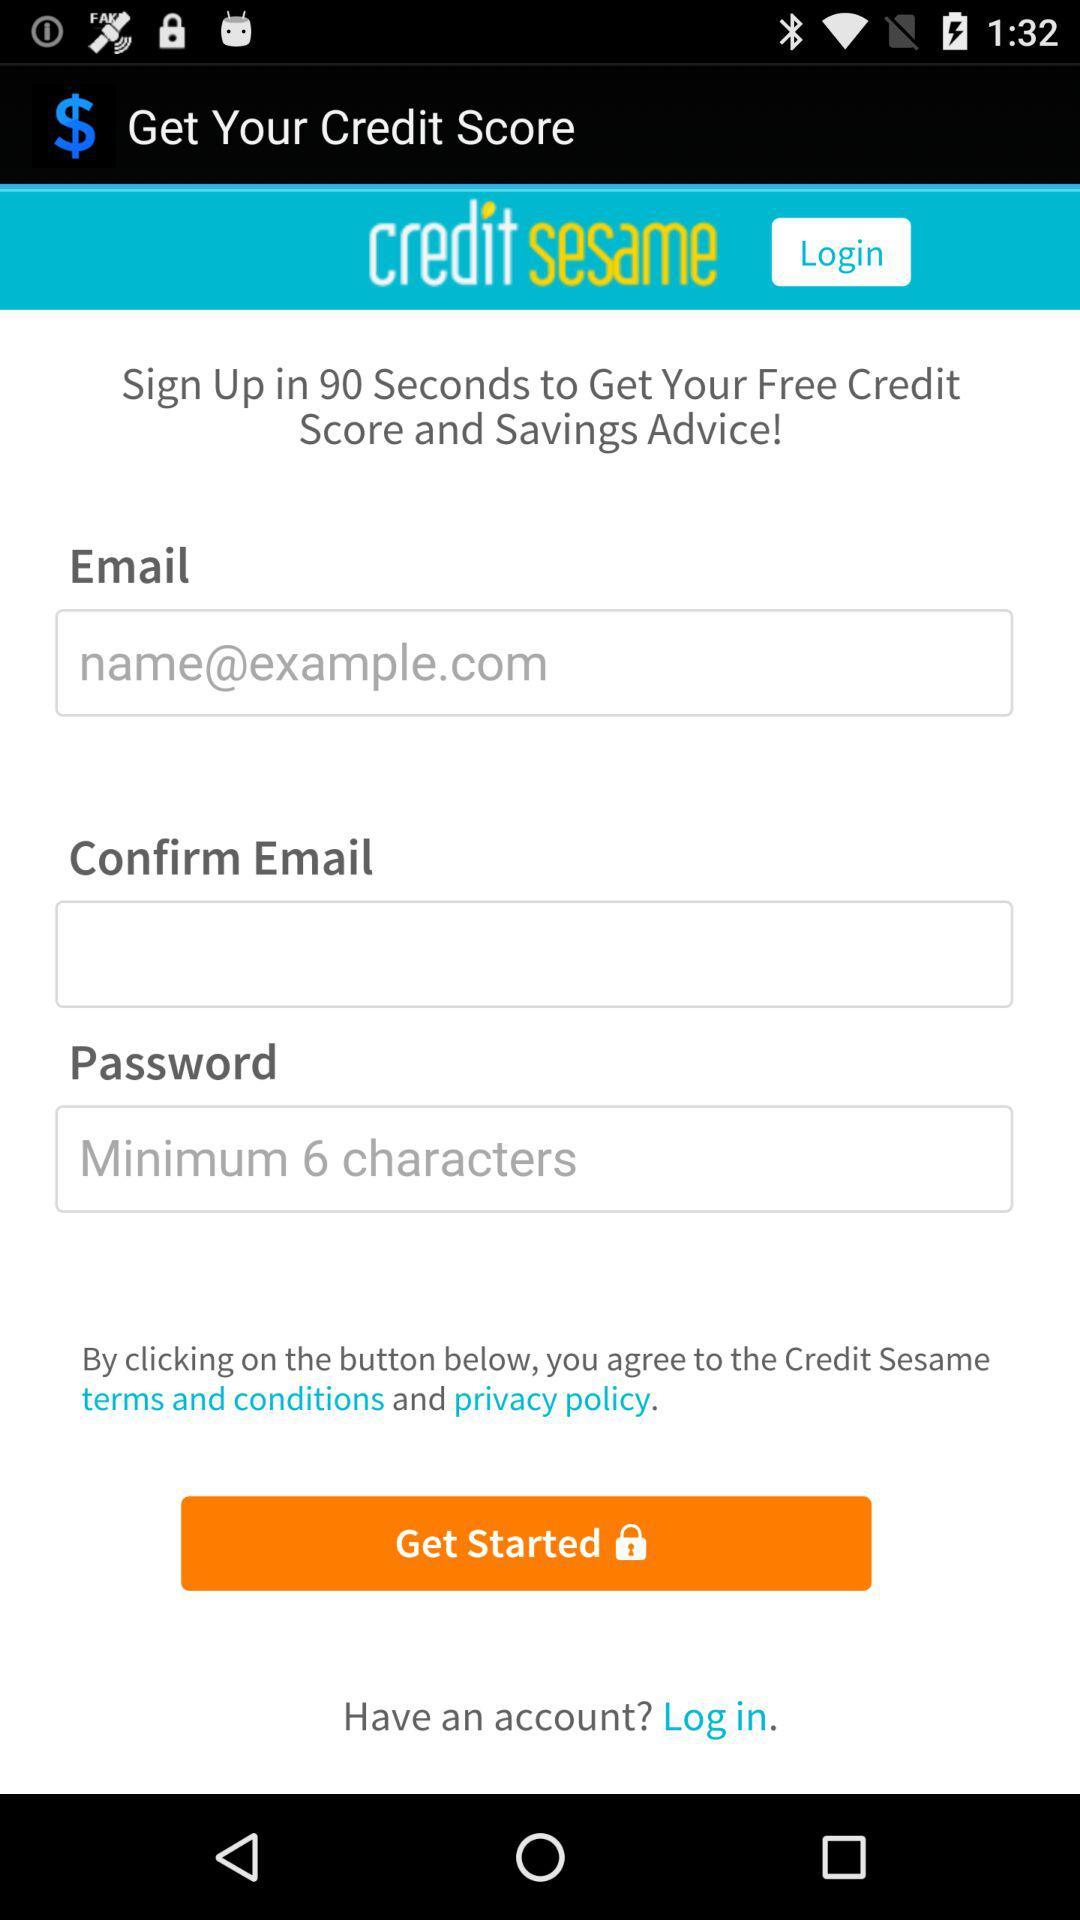  Describe the element at coordinates (540, 991) in the screenshot. I see `account creation page` at that location.